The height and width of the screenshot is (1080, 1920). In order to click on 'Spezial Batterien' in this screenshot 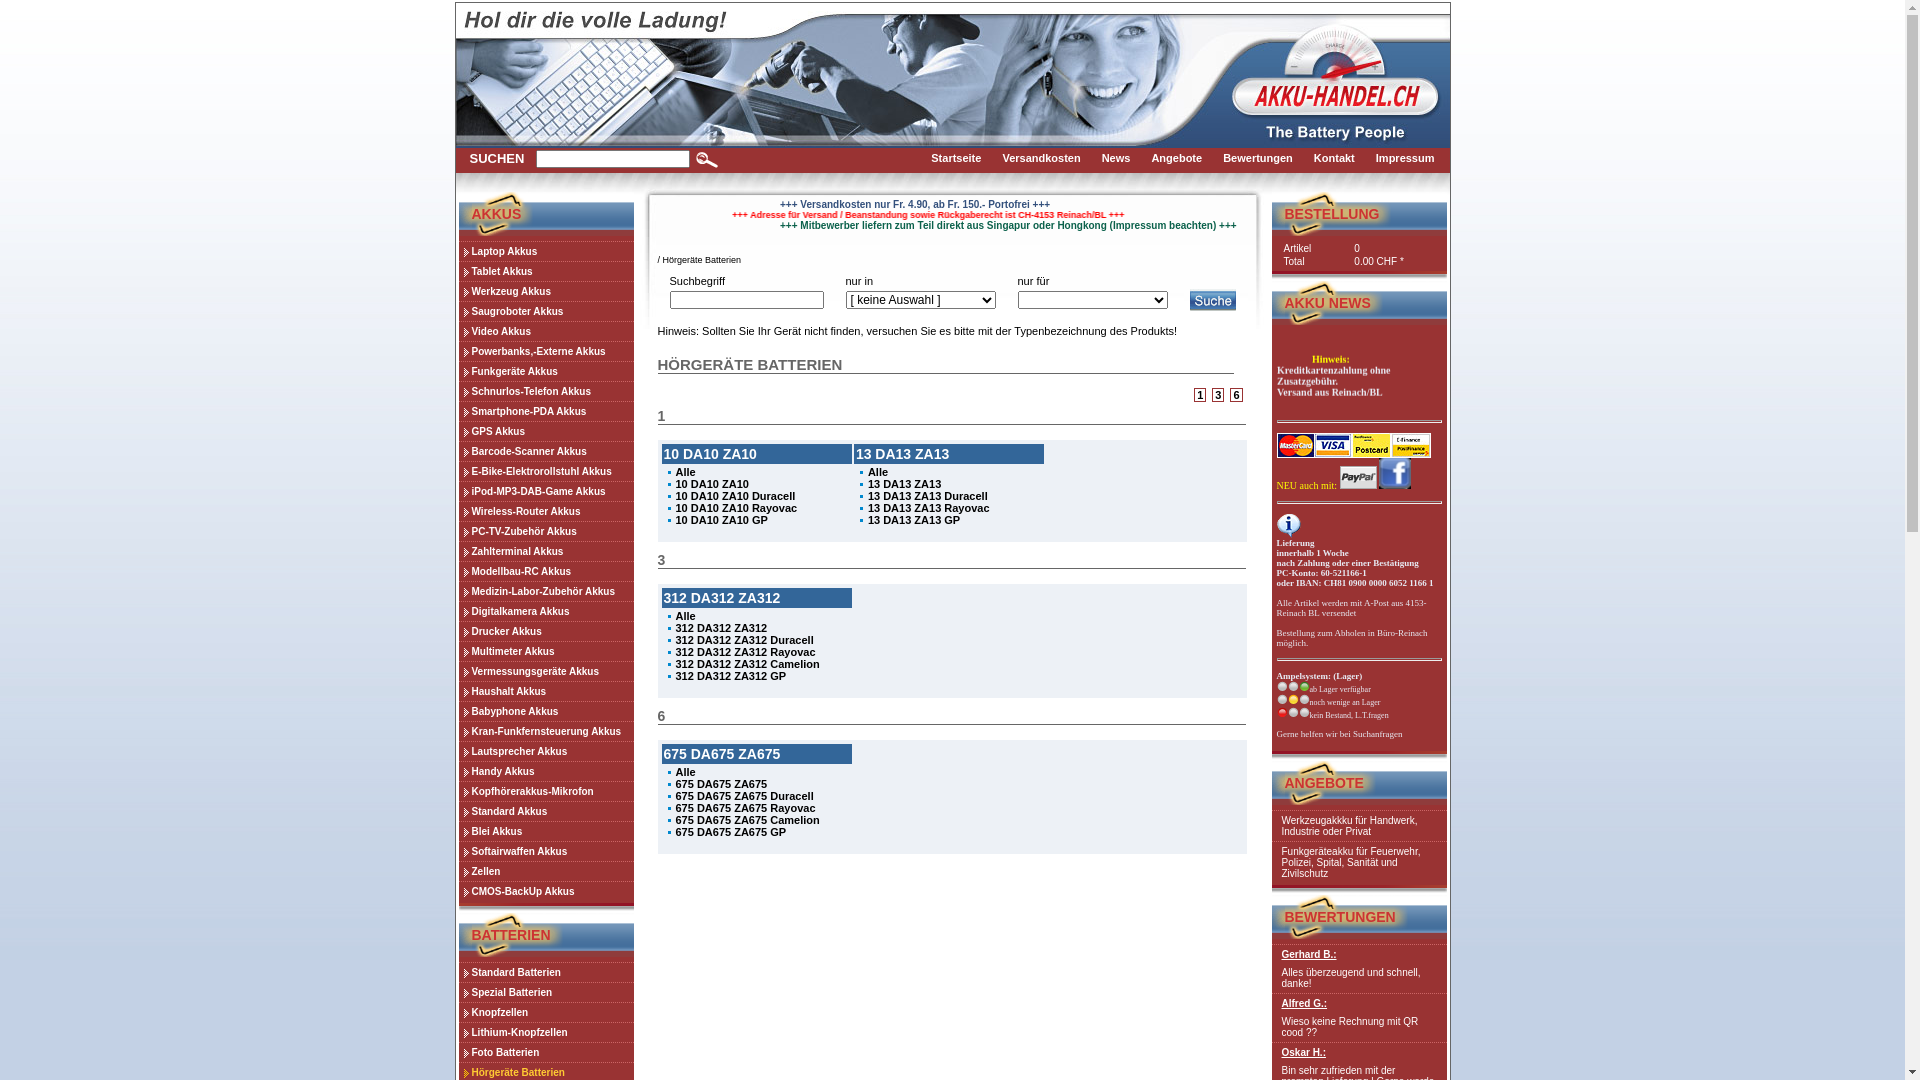, I will do `click(456, 991)`.